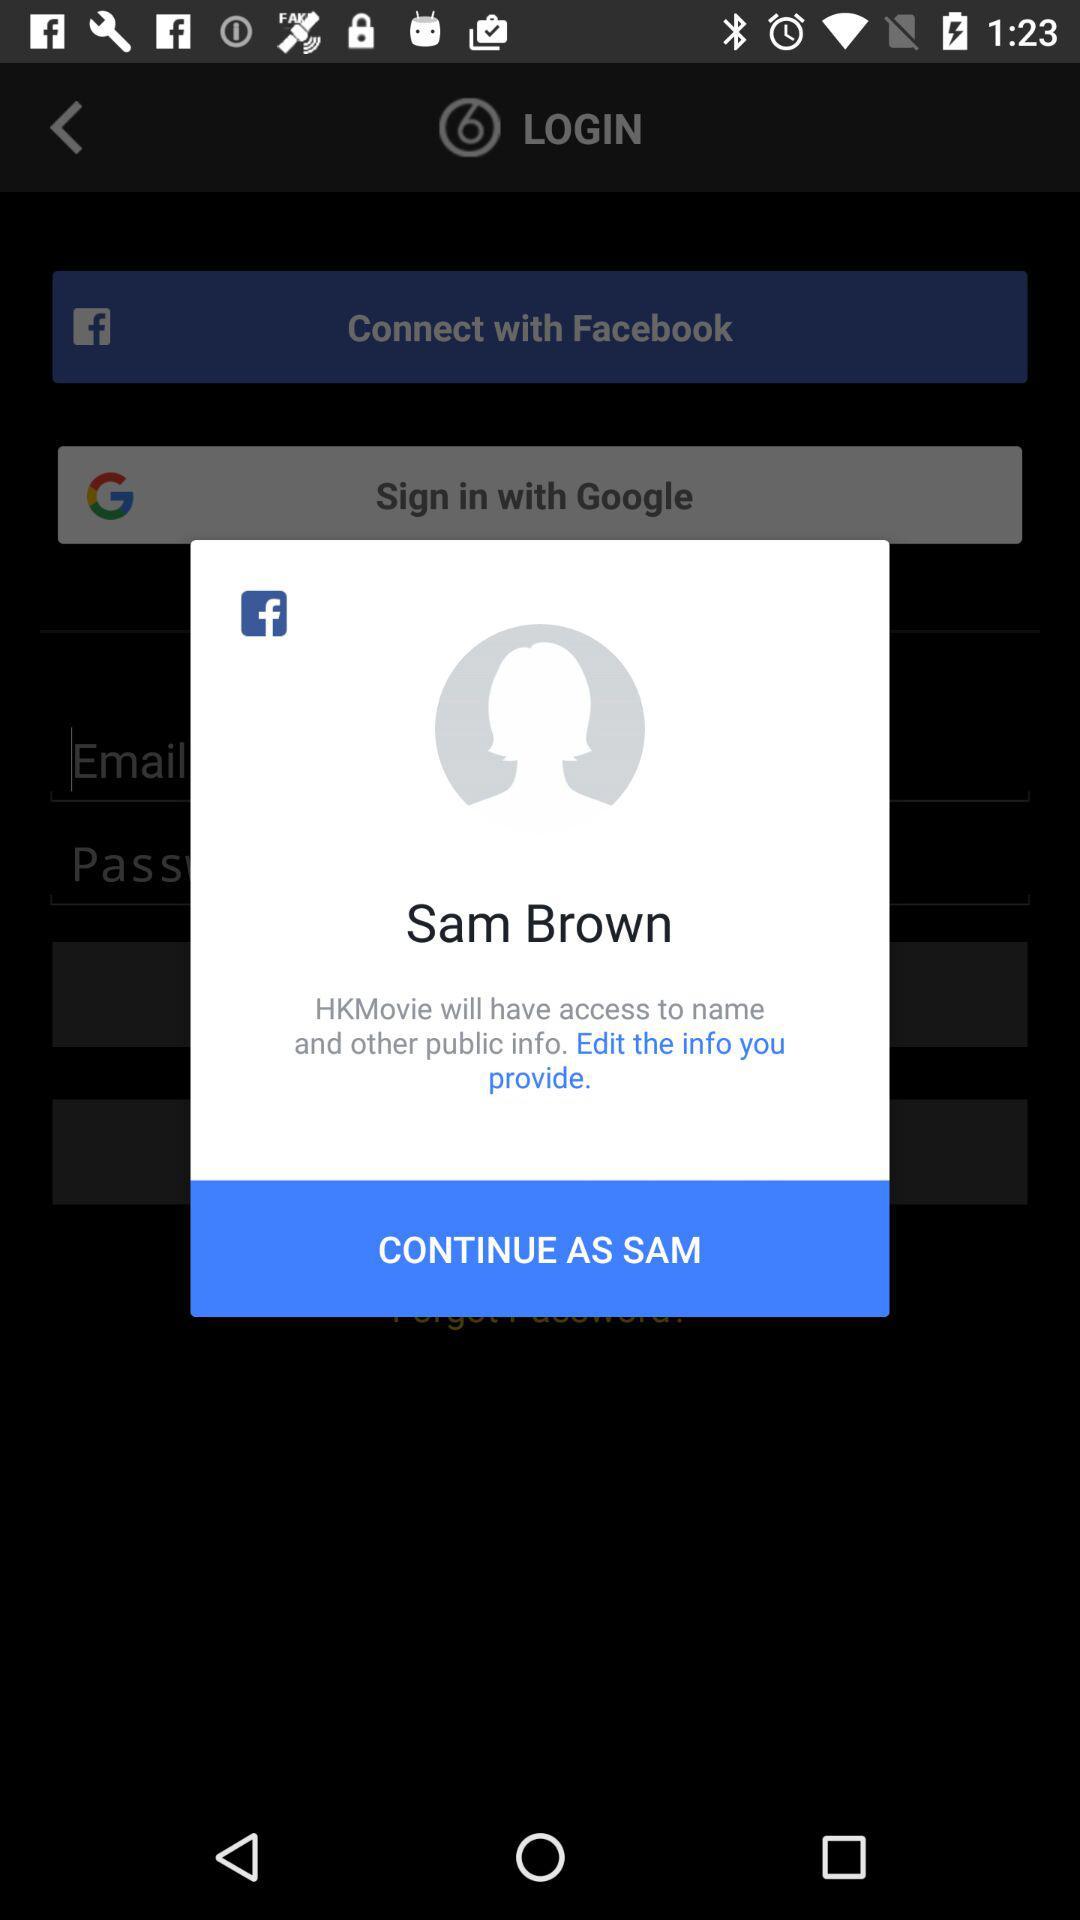  I want to click on hkmovie will have, so click(540, 1041).